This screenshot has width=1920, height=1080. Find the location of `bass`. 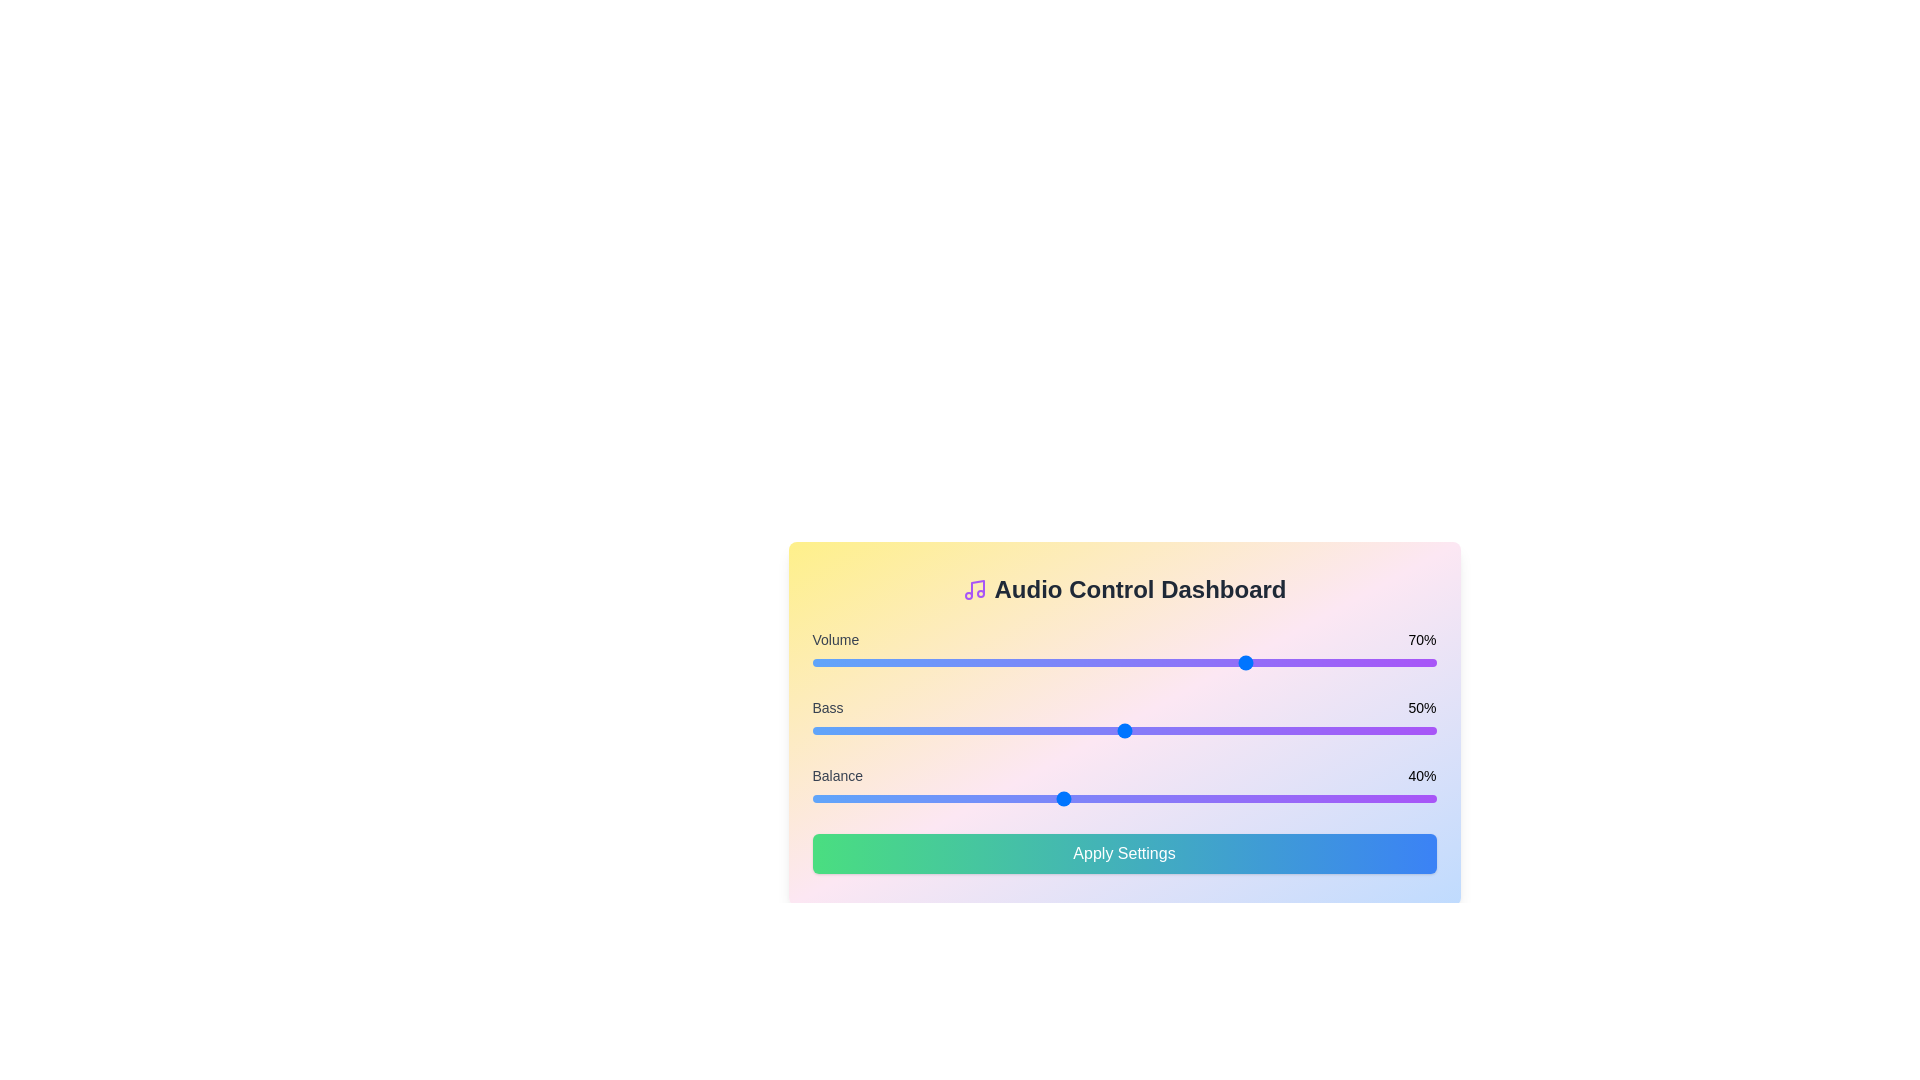

bass is located at coordinates (1336, 731).